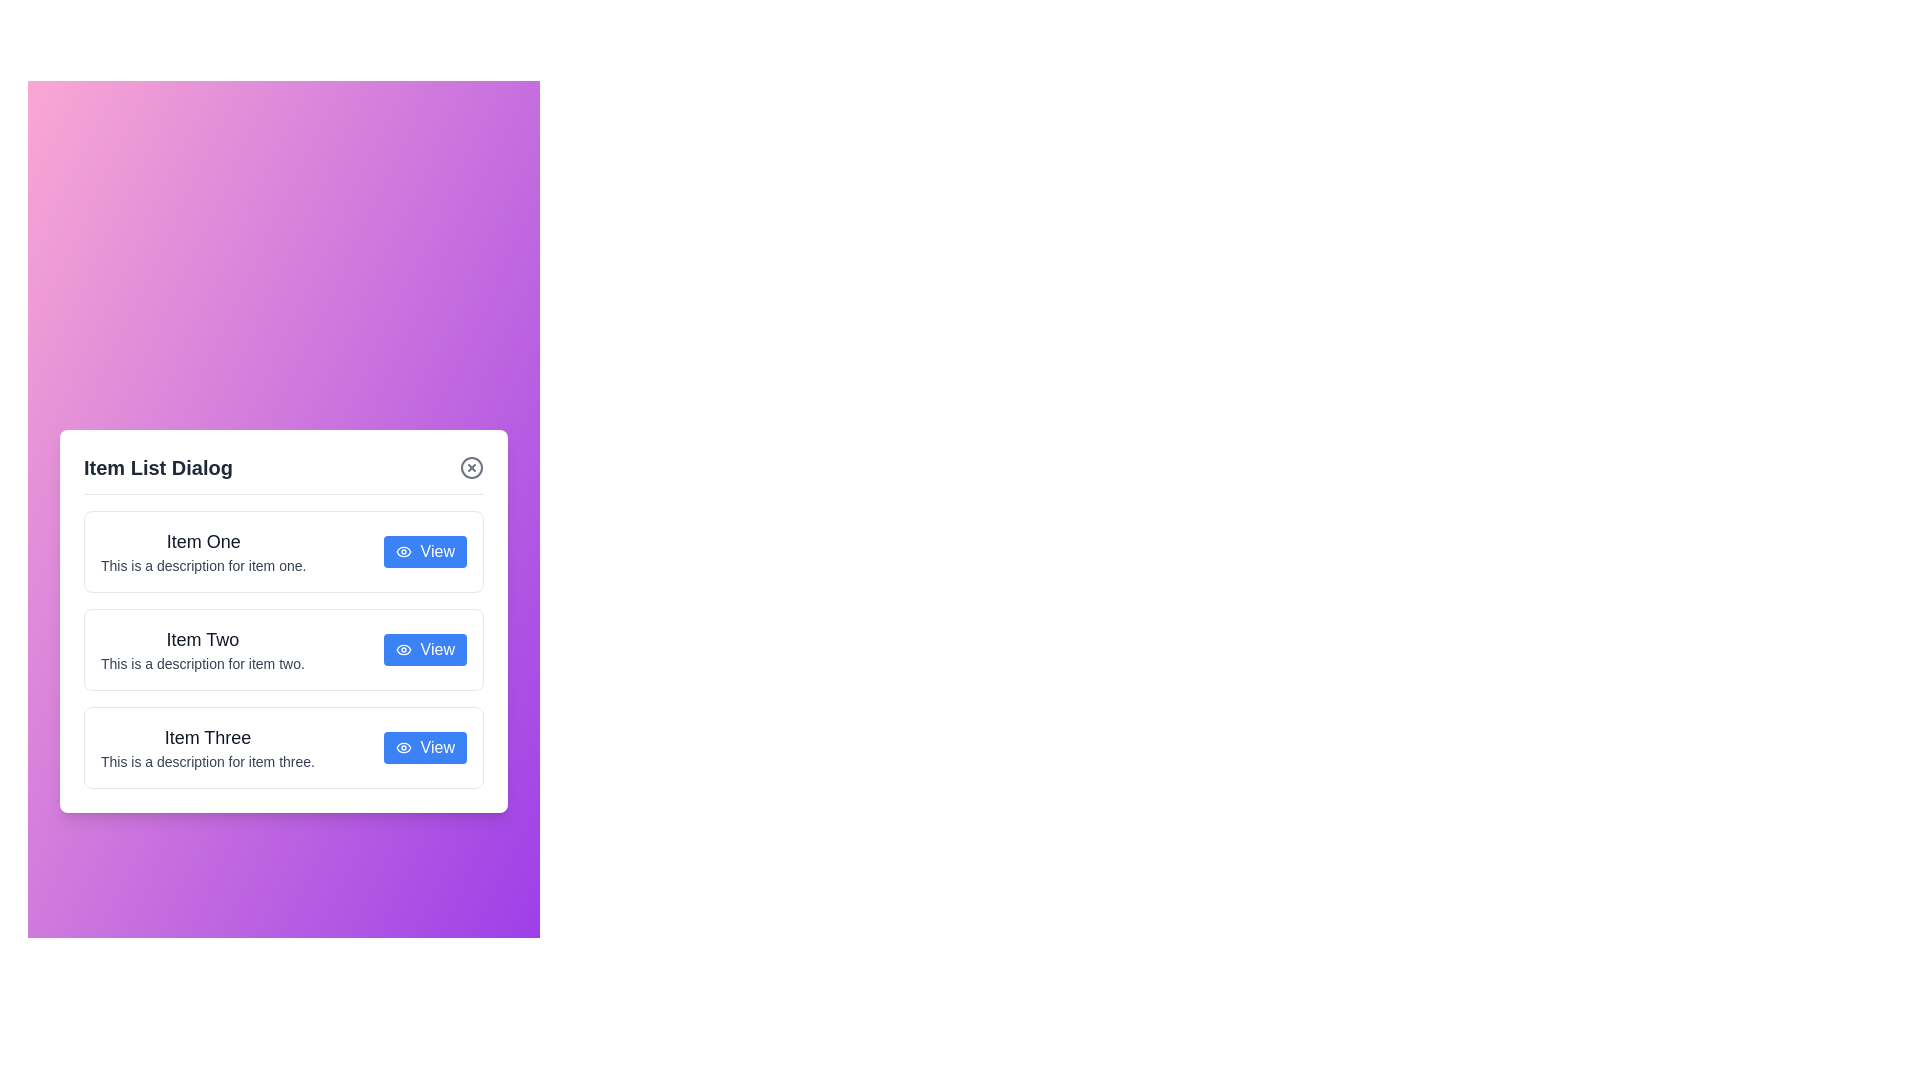  Describe the element at coordinates (424, 649) in the screenshot. I see `the 'View' button for item Item Two` at that location.